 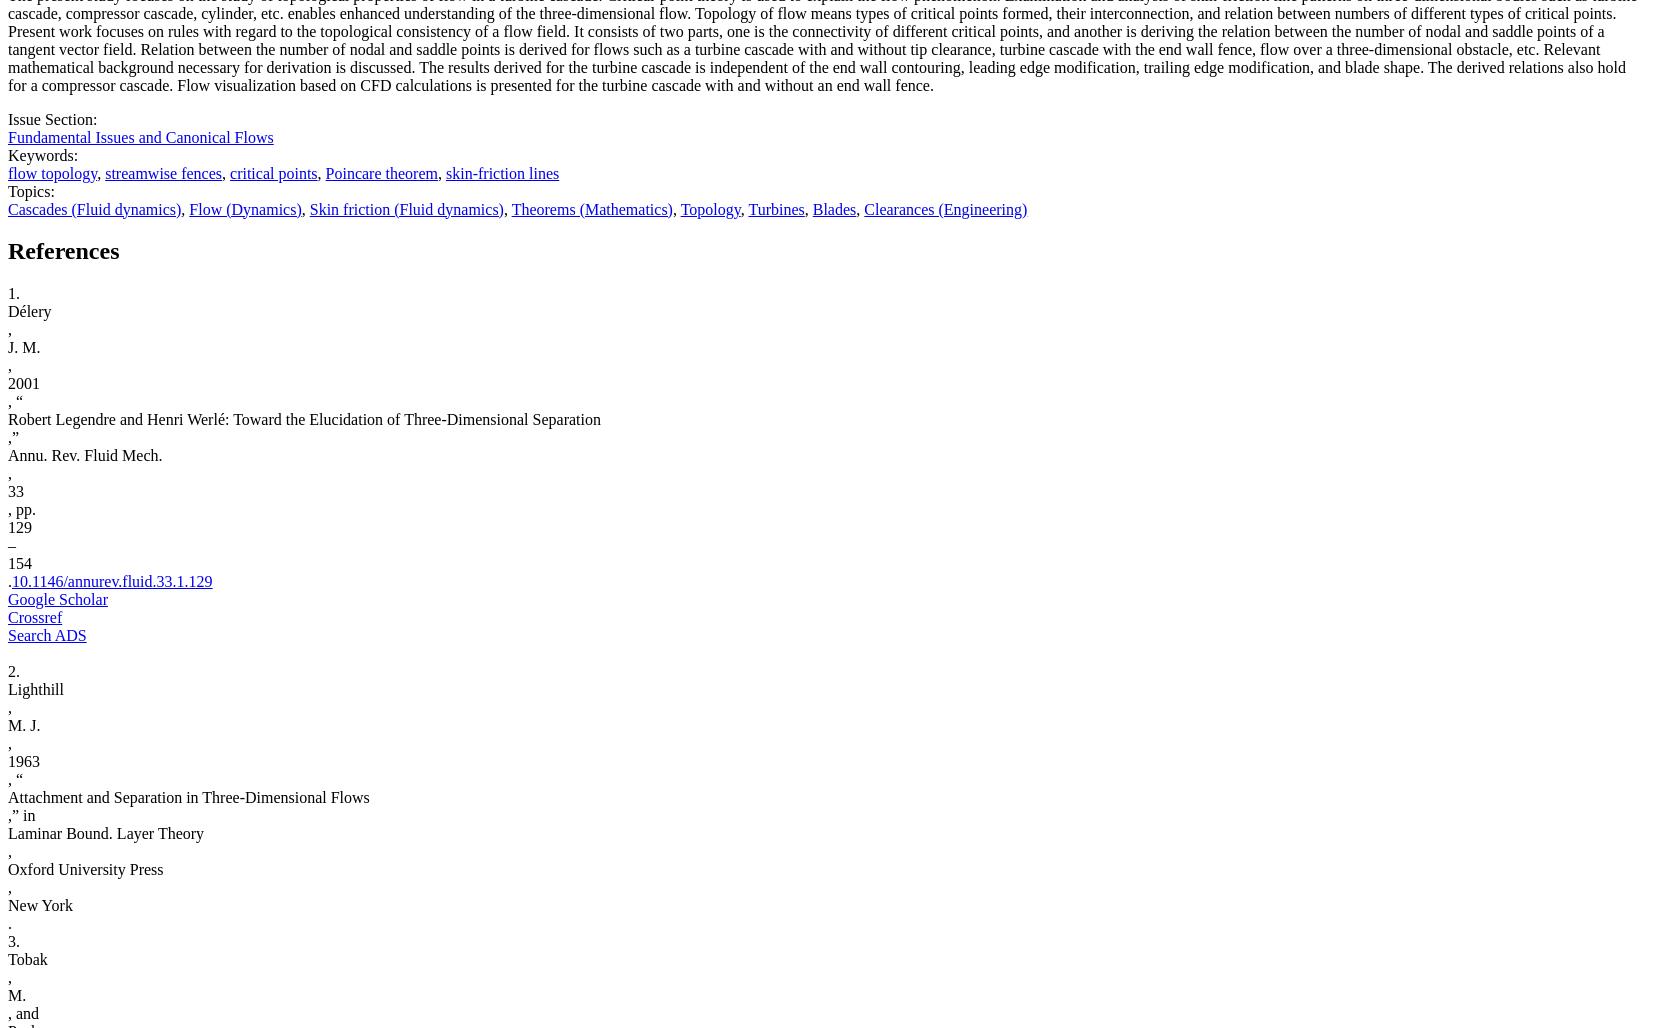 What do you see at coordinates (748, 207) in the screenshot?
I see `'Turbines'` at bounding box center [748, 207].